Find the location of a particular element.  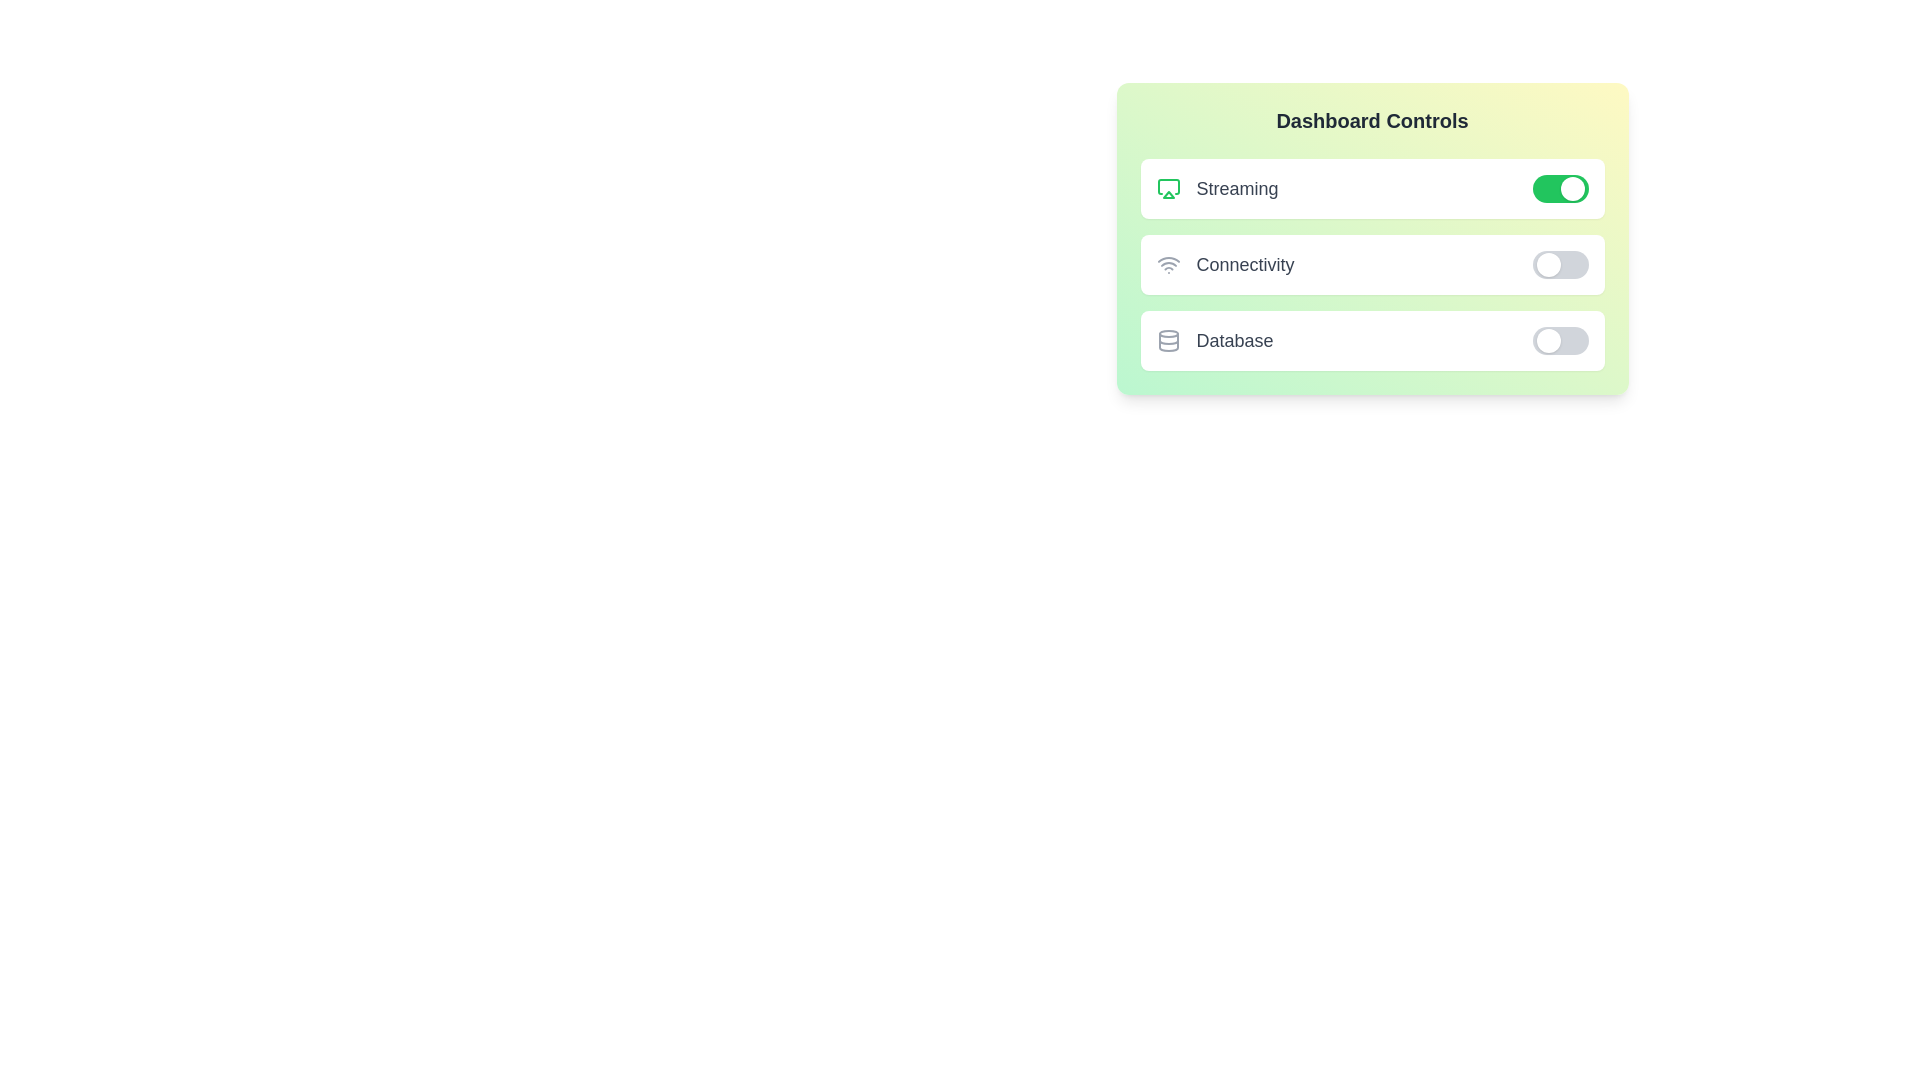

the icon corresponding to the widget labeled Streaming is located at coordinates (1168, 189).